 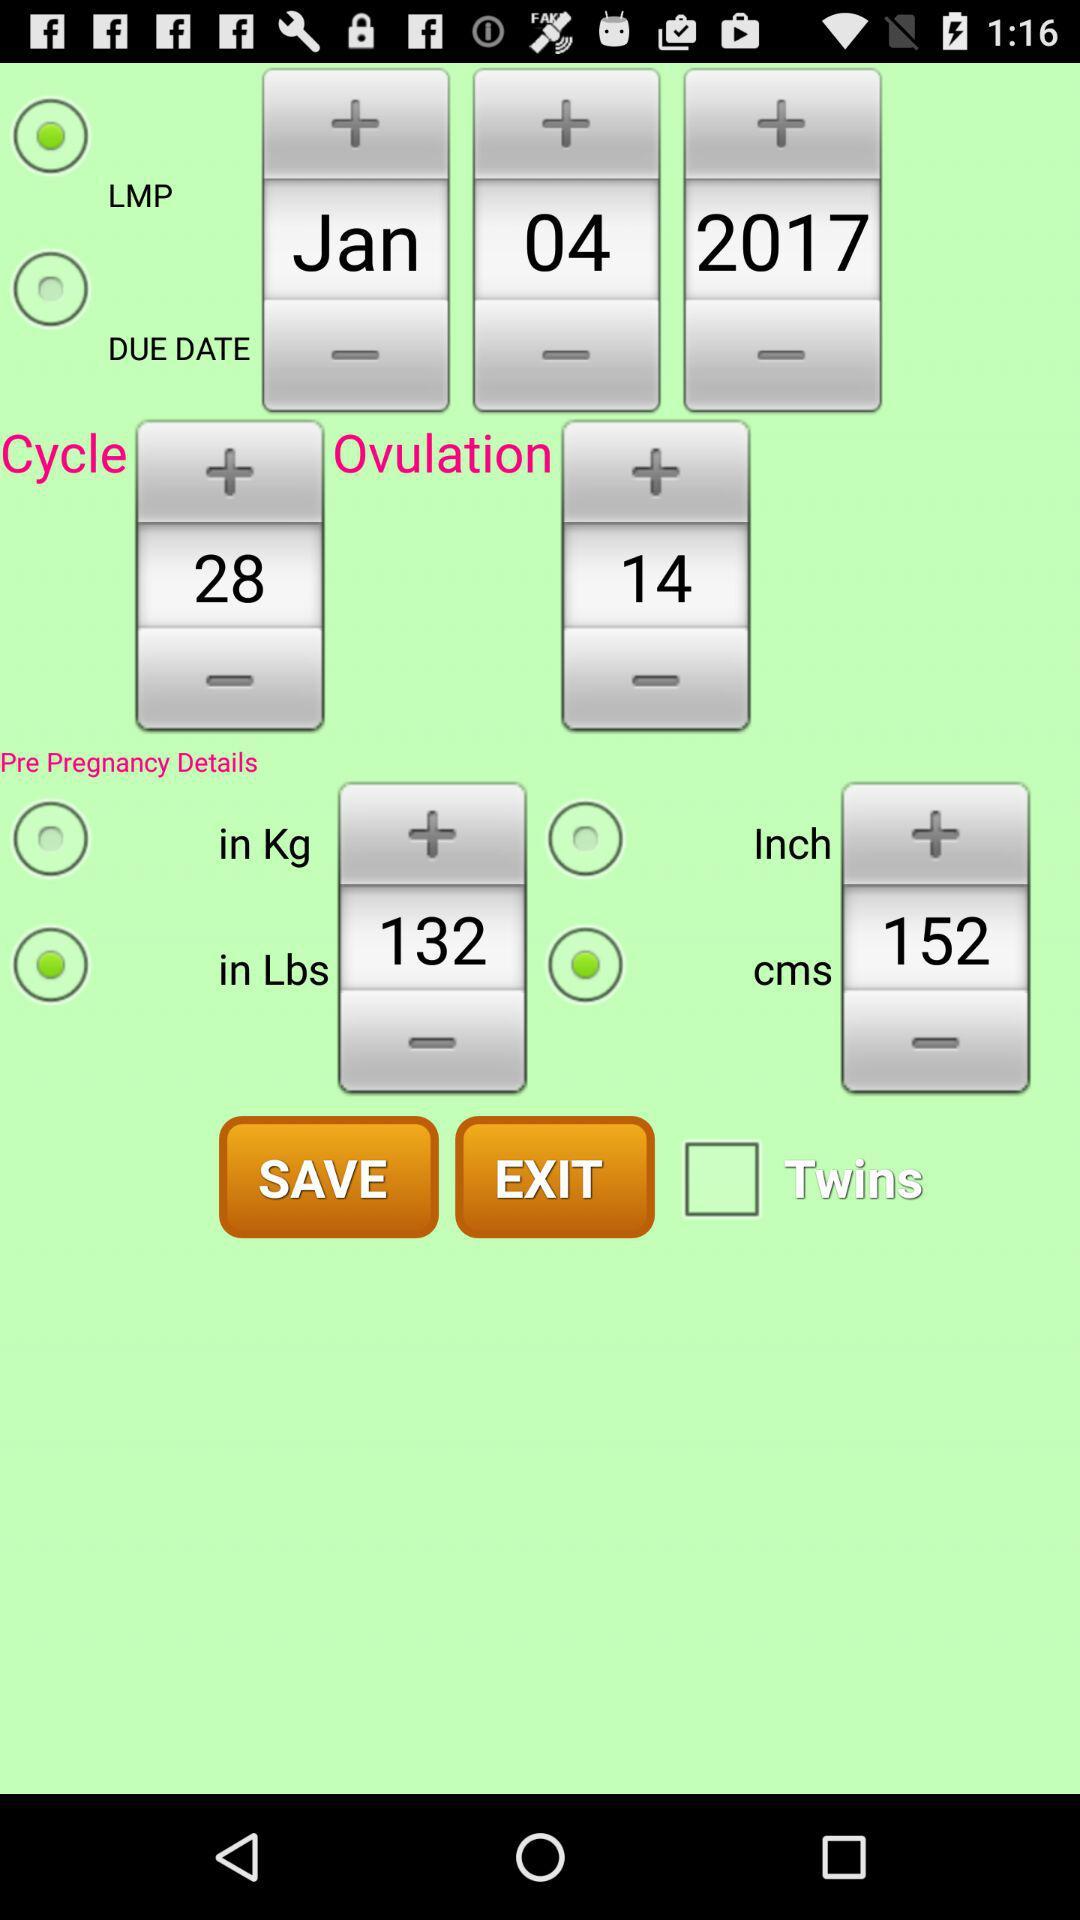 I want to click on to increase numeral, so click(x=655, y=468).